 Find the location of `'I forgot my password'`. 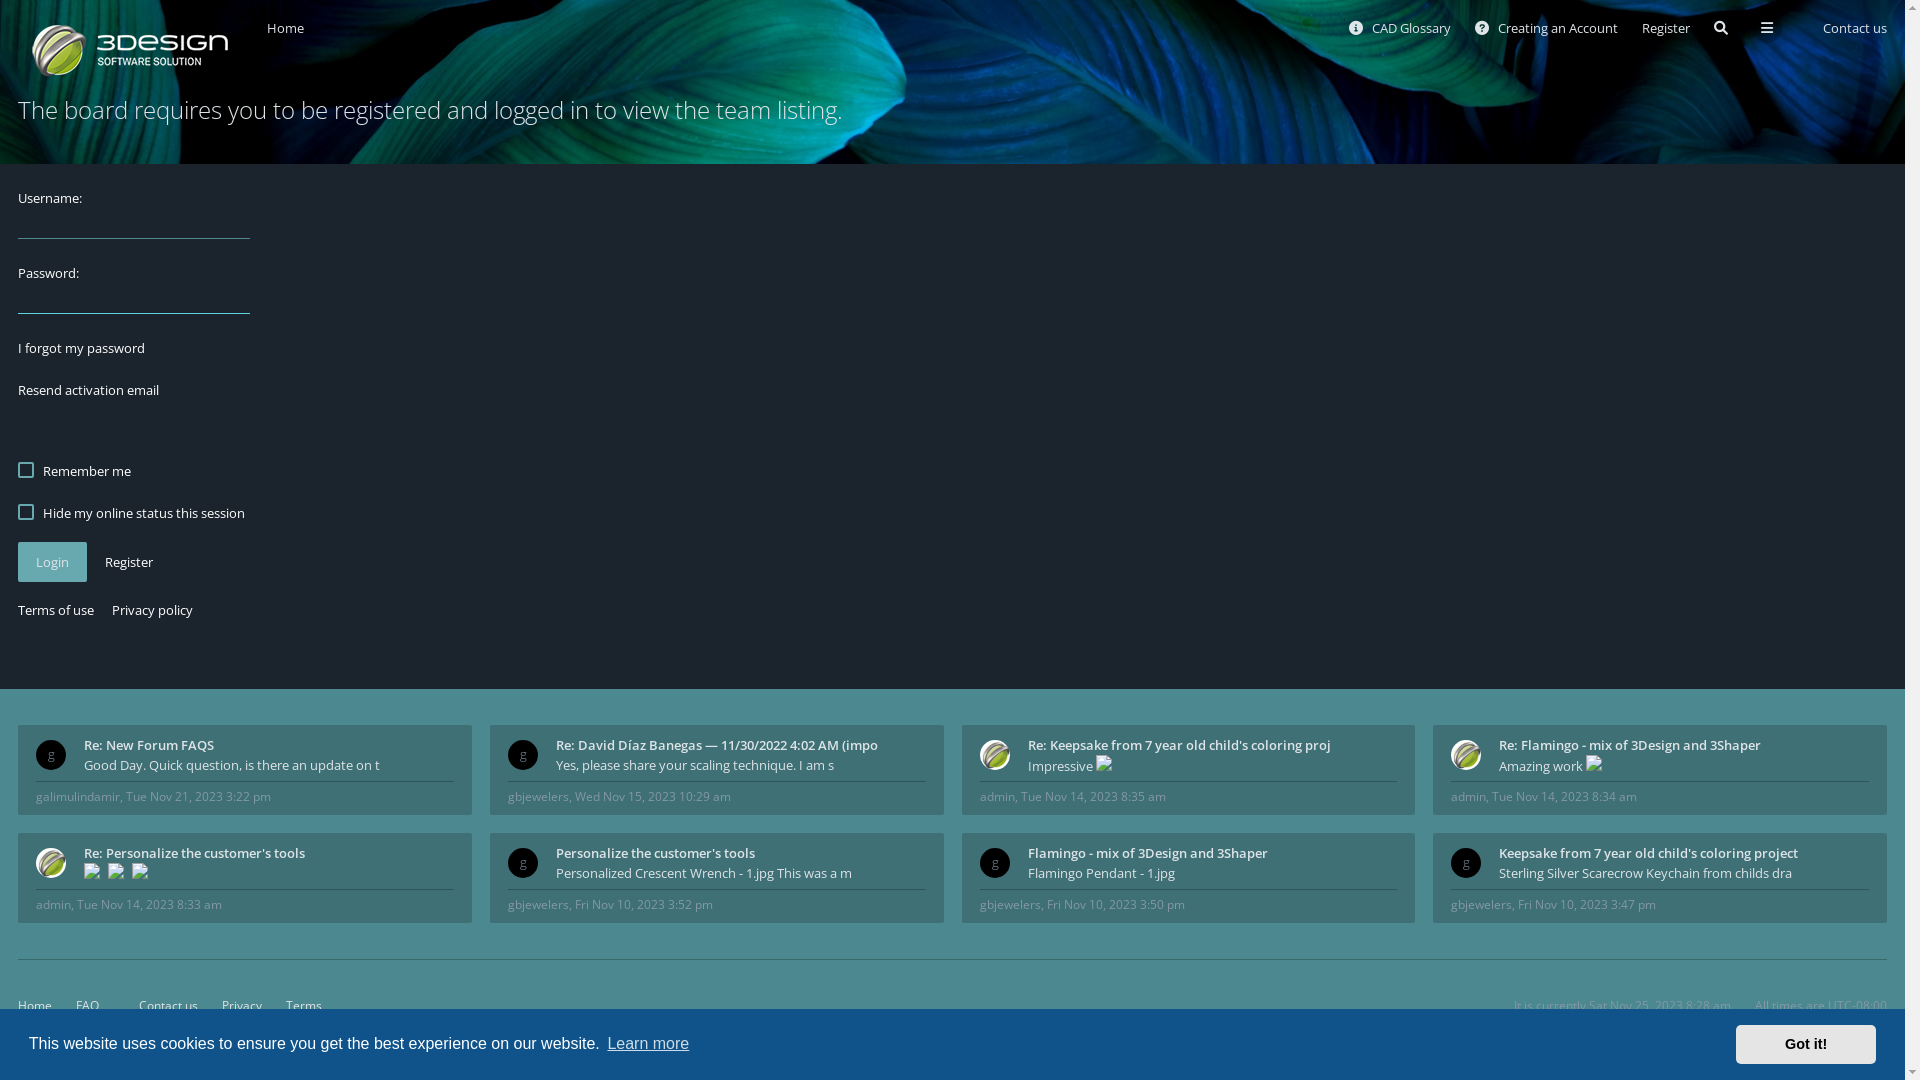

'I forgot my password' is located at coordinates (80, 346).